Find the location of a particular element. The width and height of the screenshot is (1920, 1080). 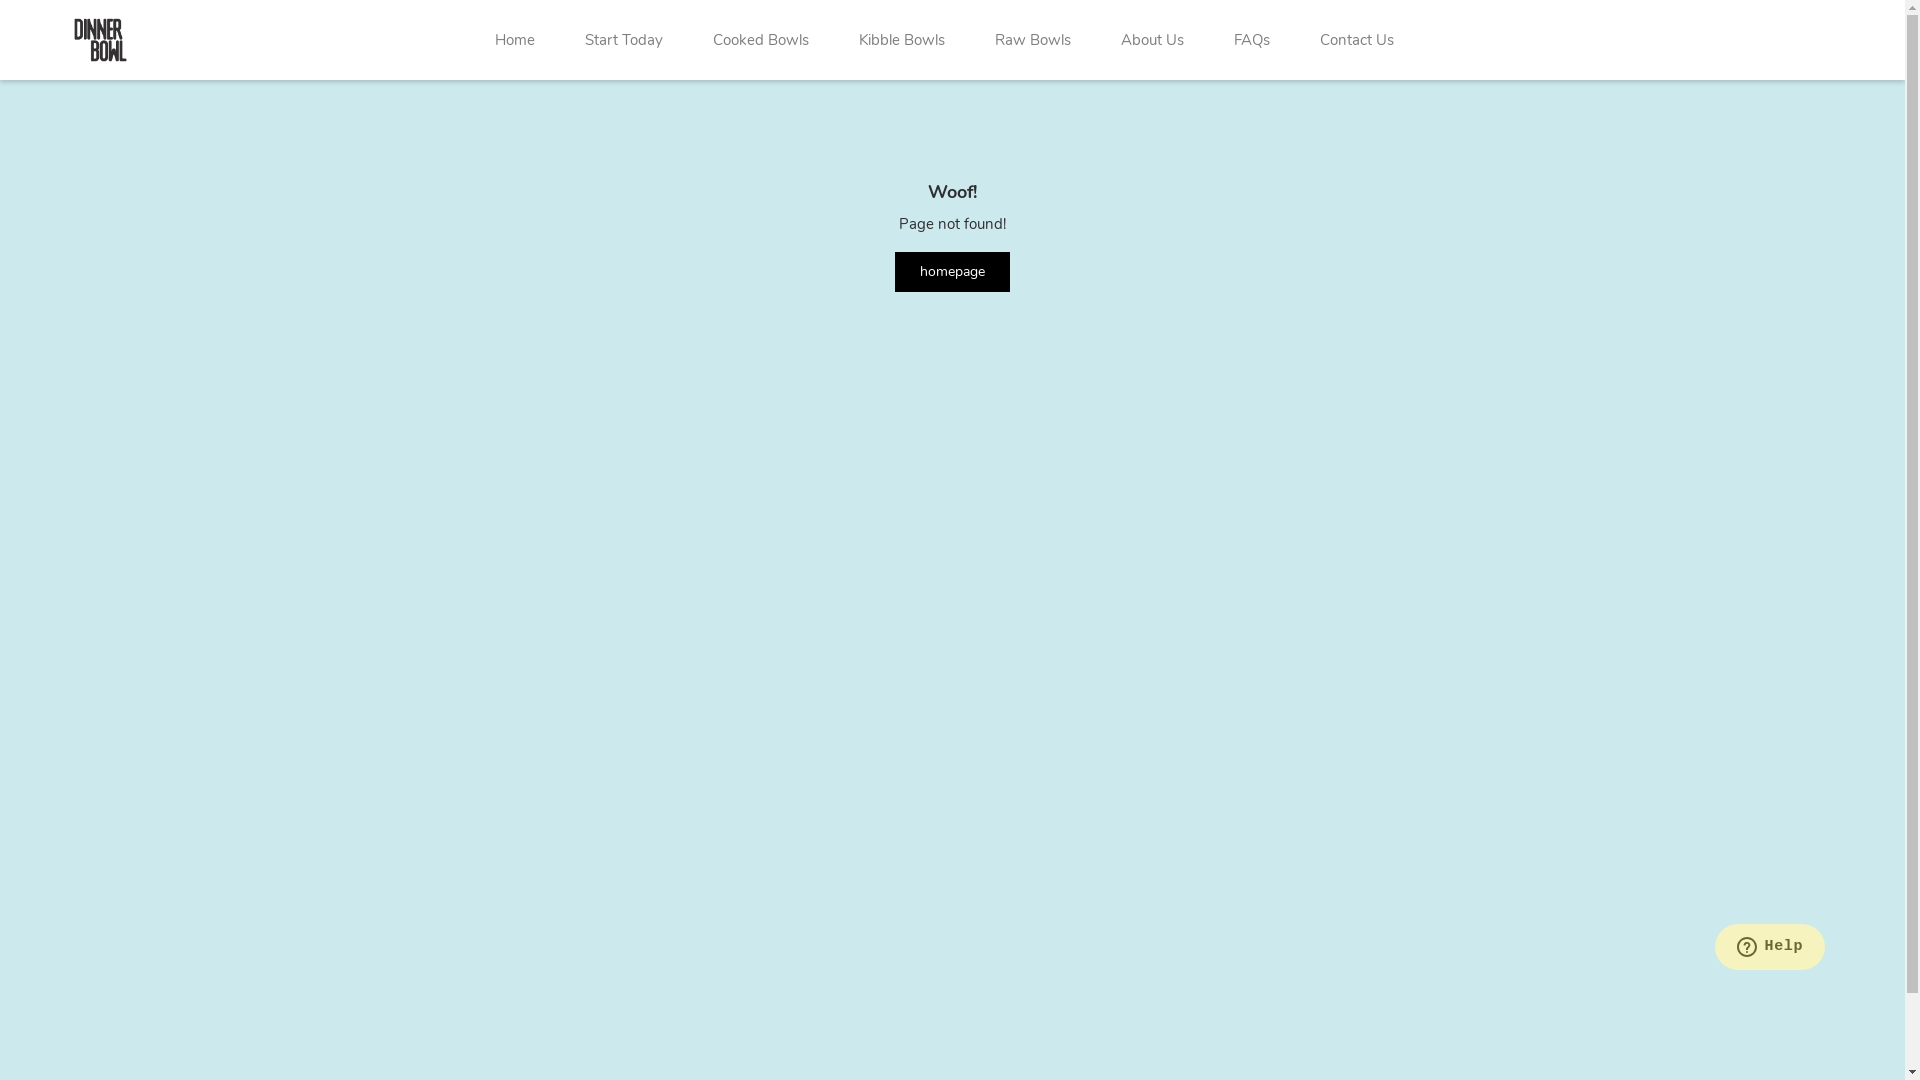

'Contact Us' is located at coordinates (1357, 39).